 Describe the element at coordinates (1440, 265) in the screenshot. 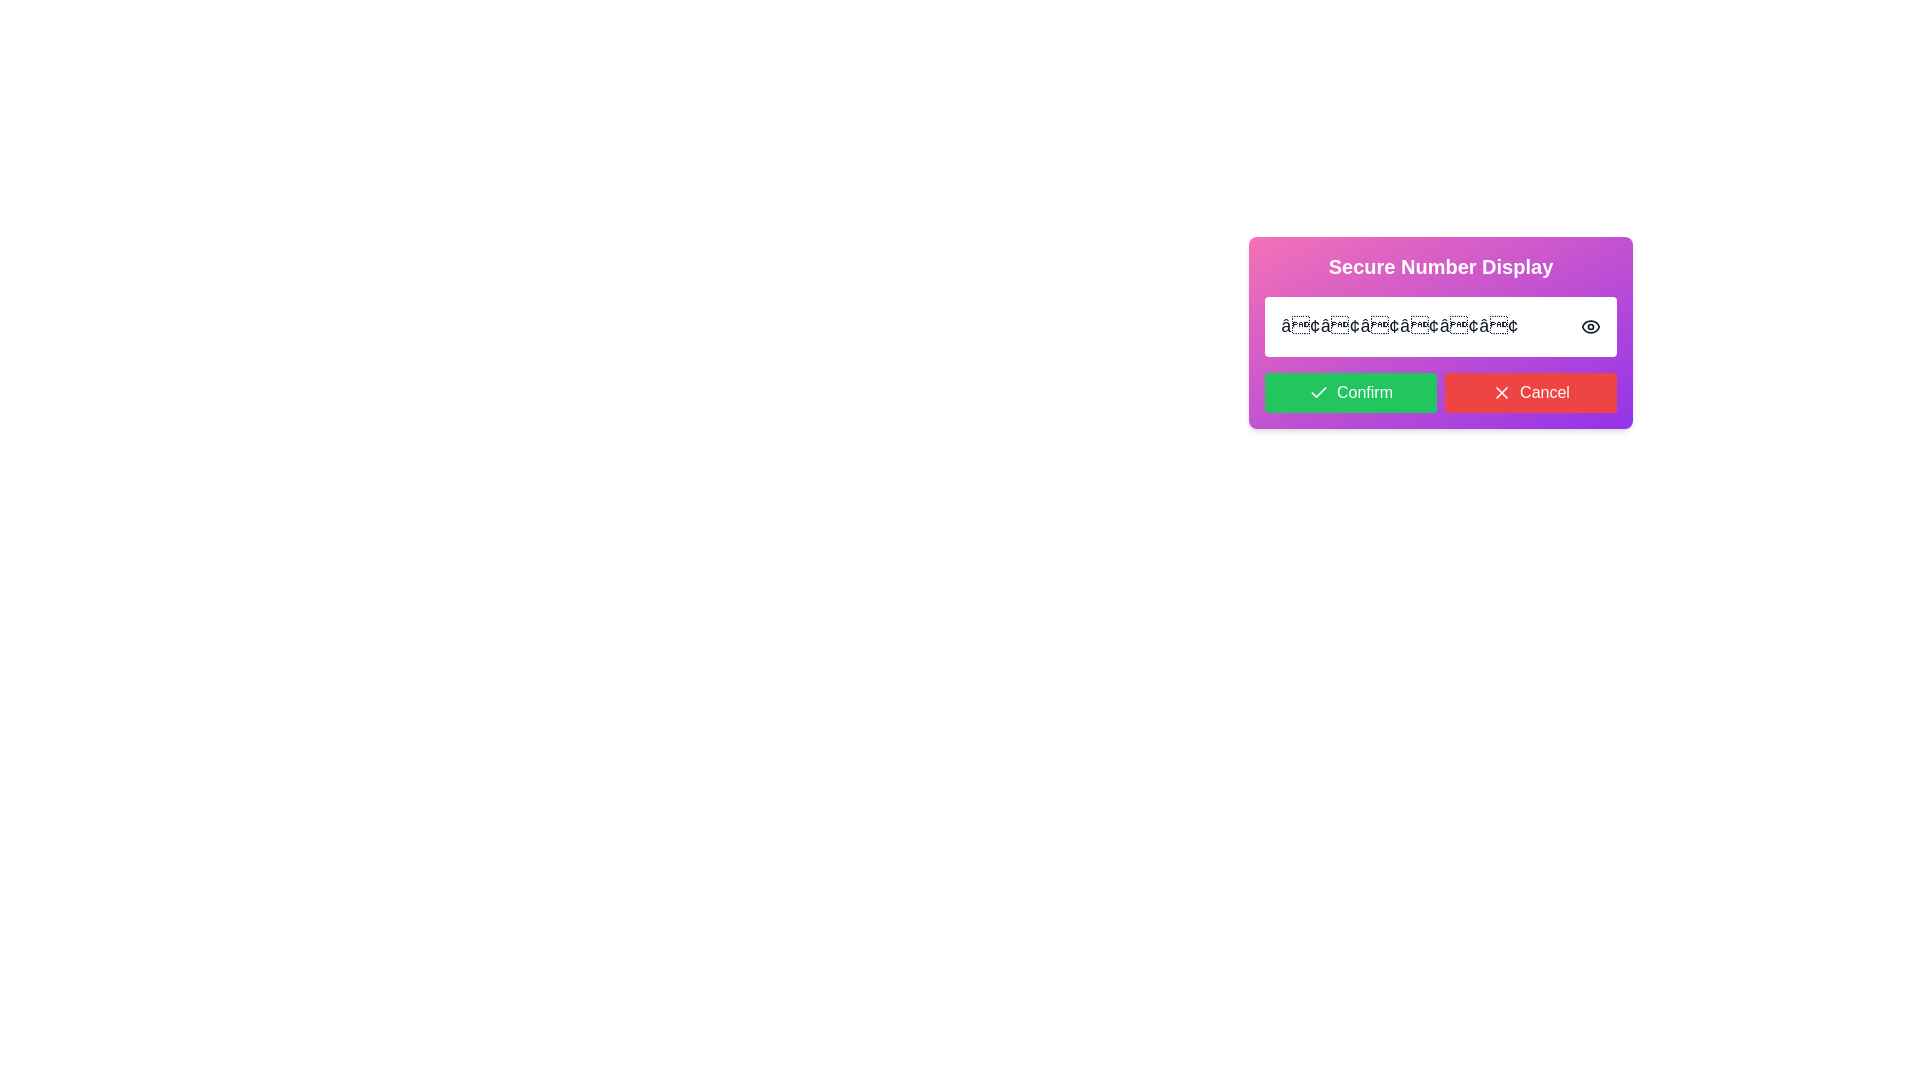

I see `the static text label that serves as an informational title for the card content, located at the top of the card above the masked input field and action buttons` at that location.